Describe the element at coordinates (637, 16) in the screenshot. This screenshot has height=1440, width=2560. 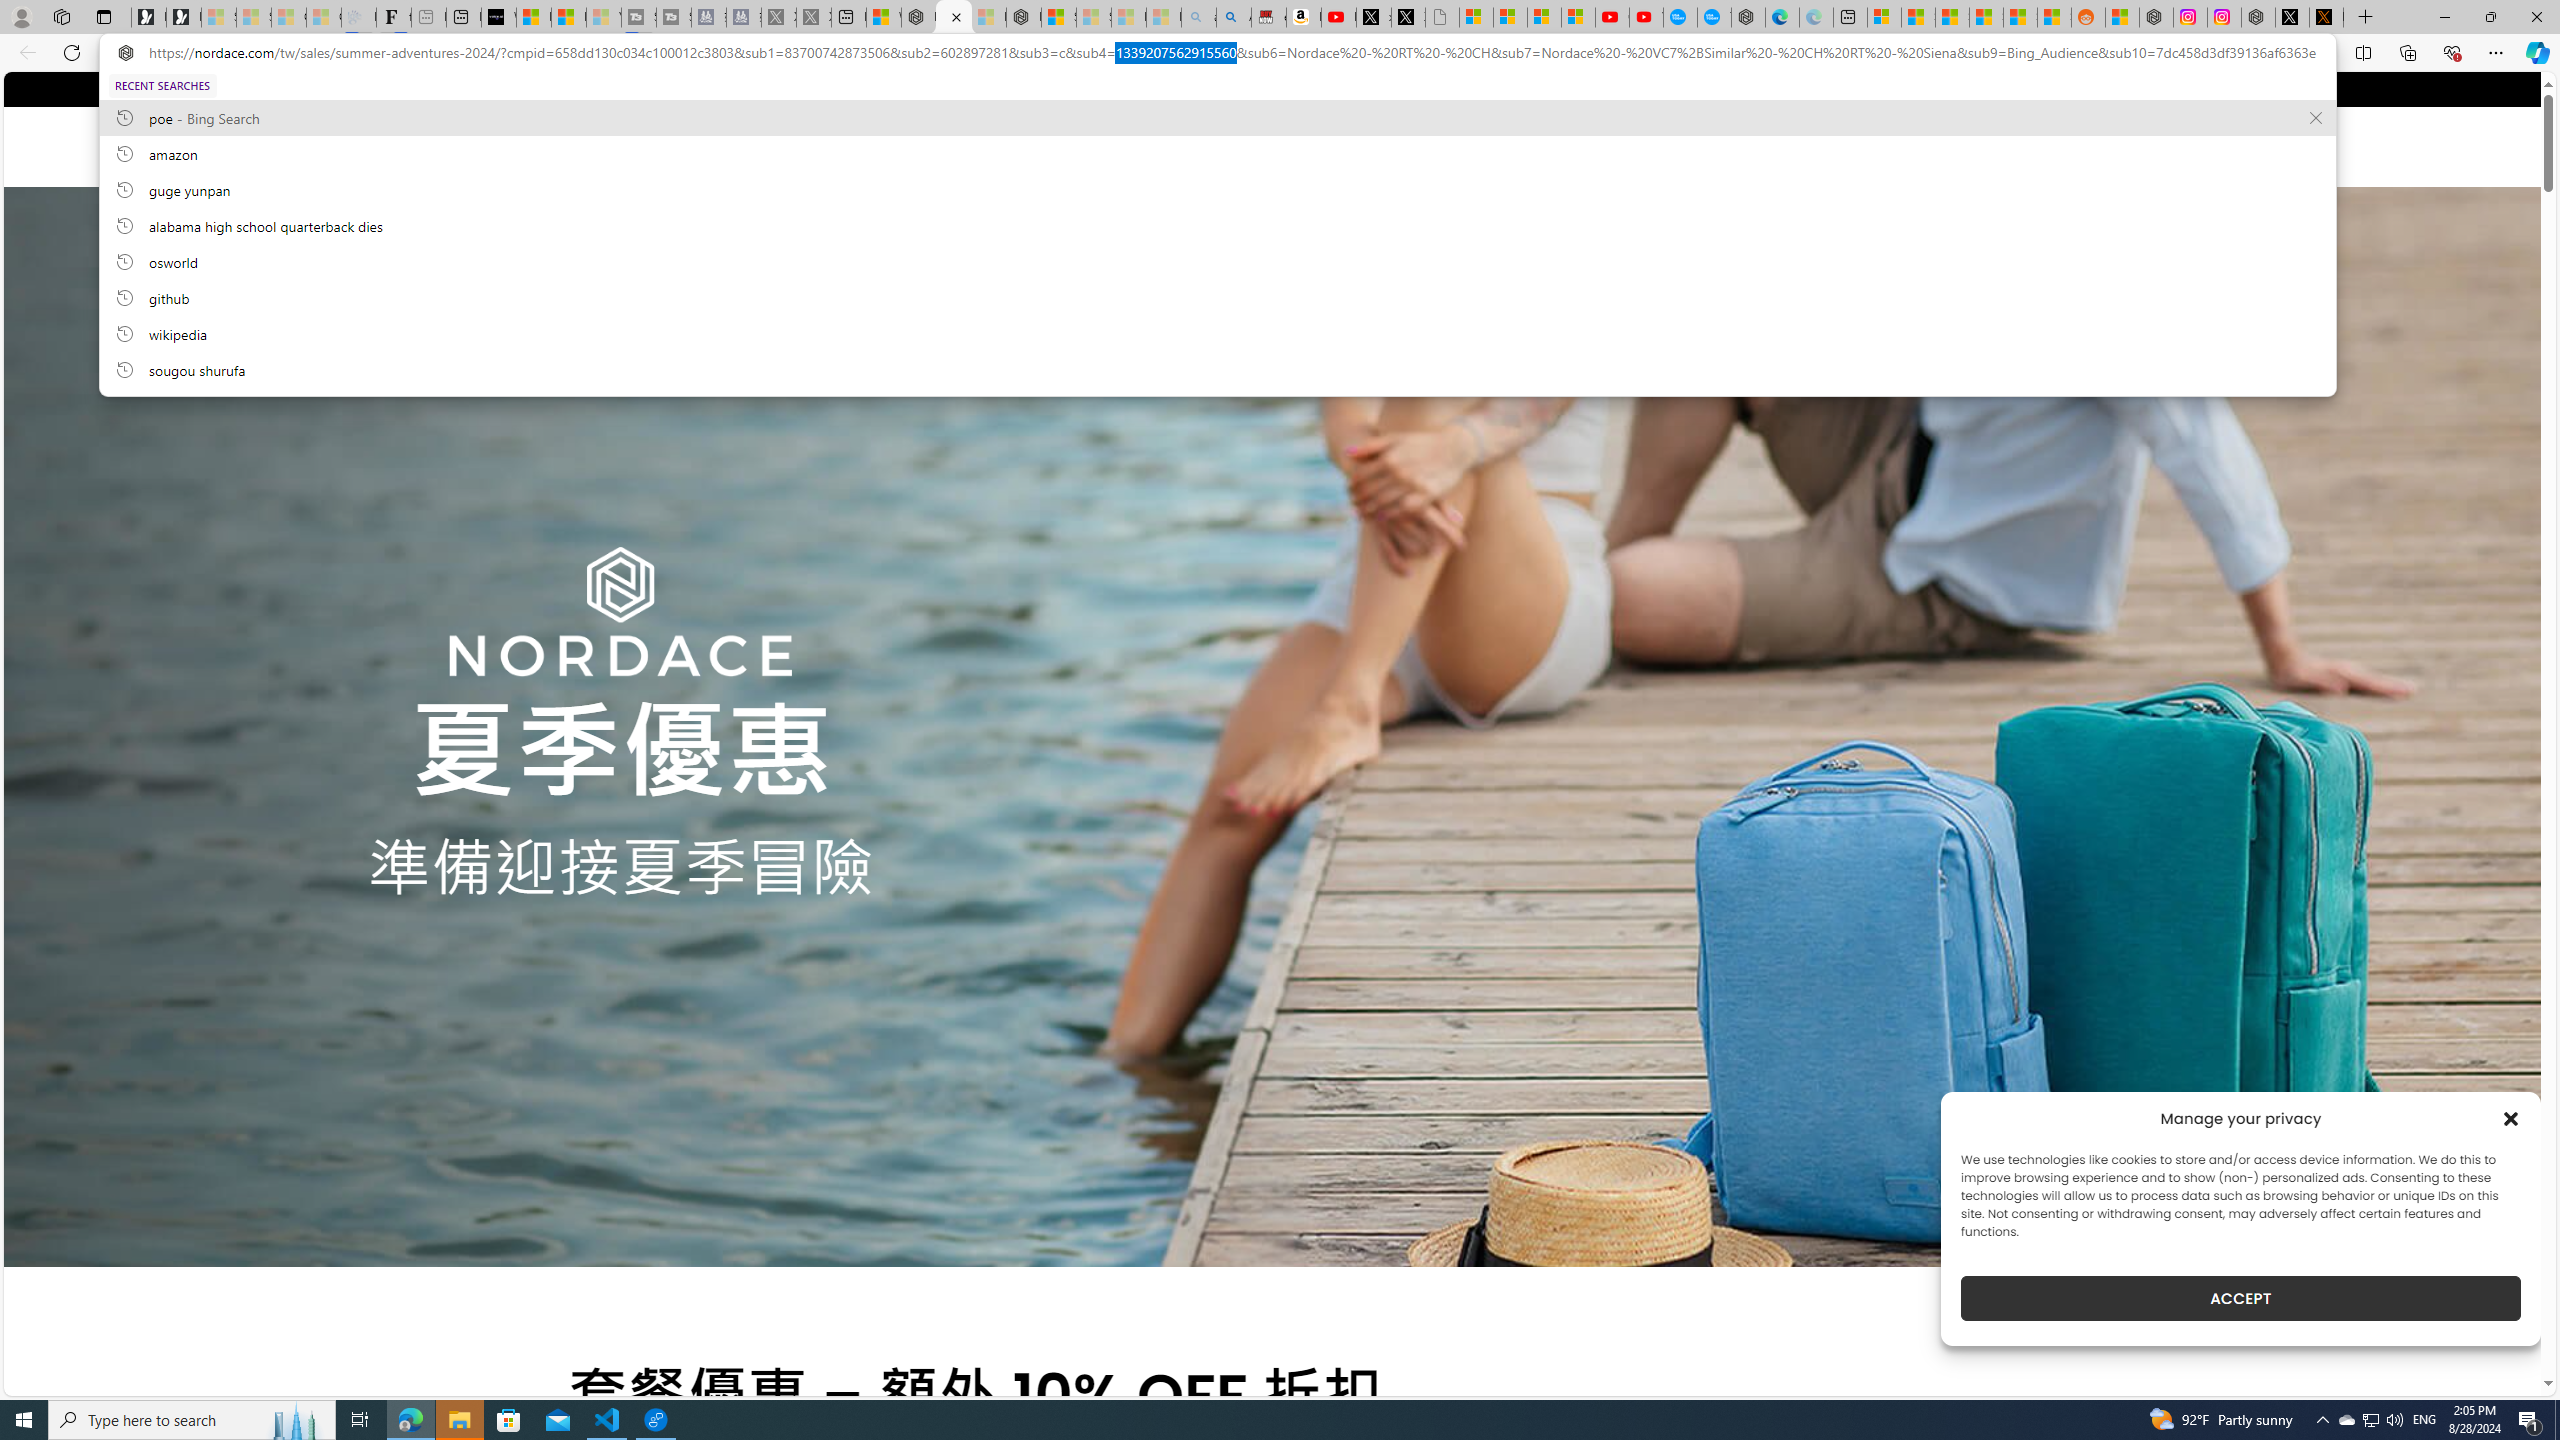
I see `'Streaming Coverage | T3 - Sleeping'` at that location.